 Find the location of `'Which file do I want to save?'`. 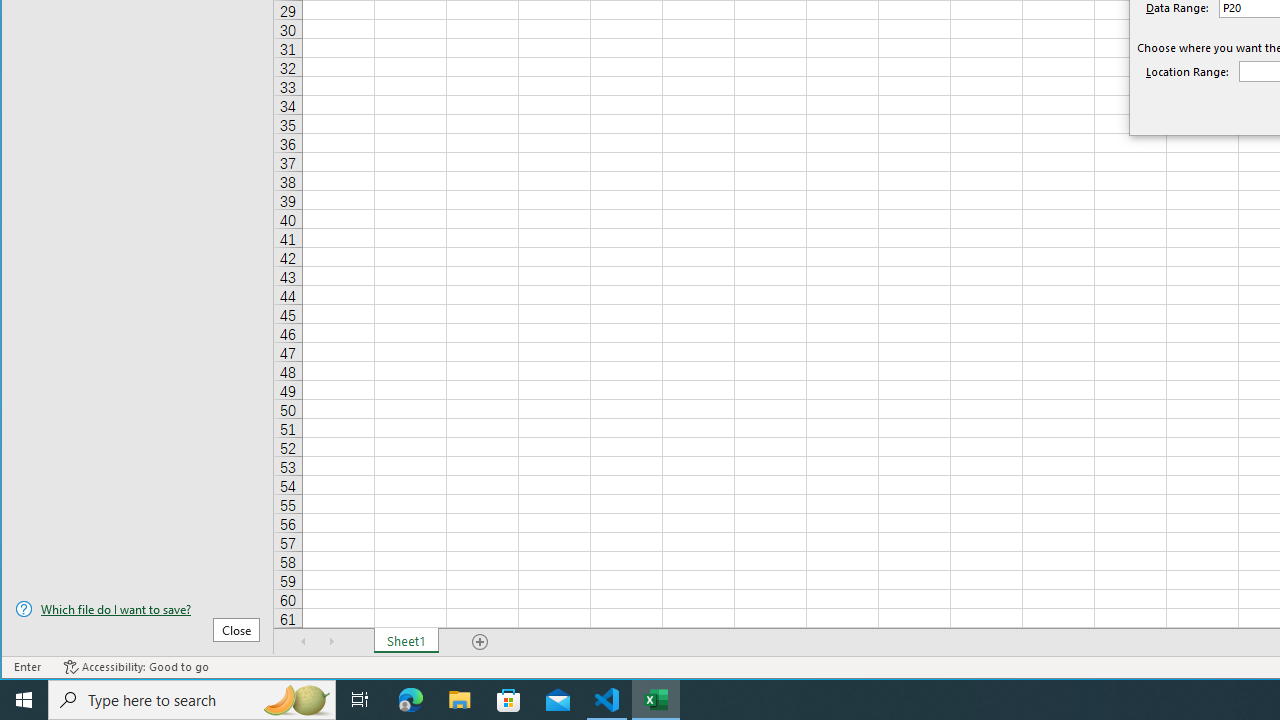

'Which file do I want to save?' is located at coordinates (136, 608).